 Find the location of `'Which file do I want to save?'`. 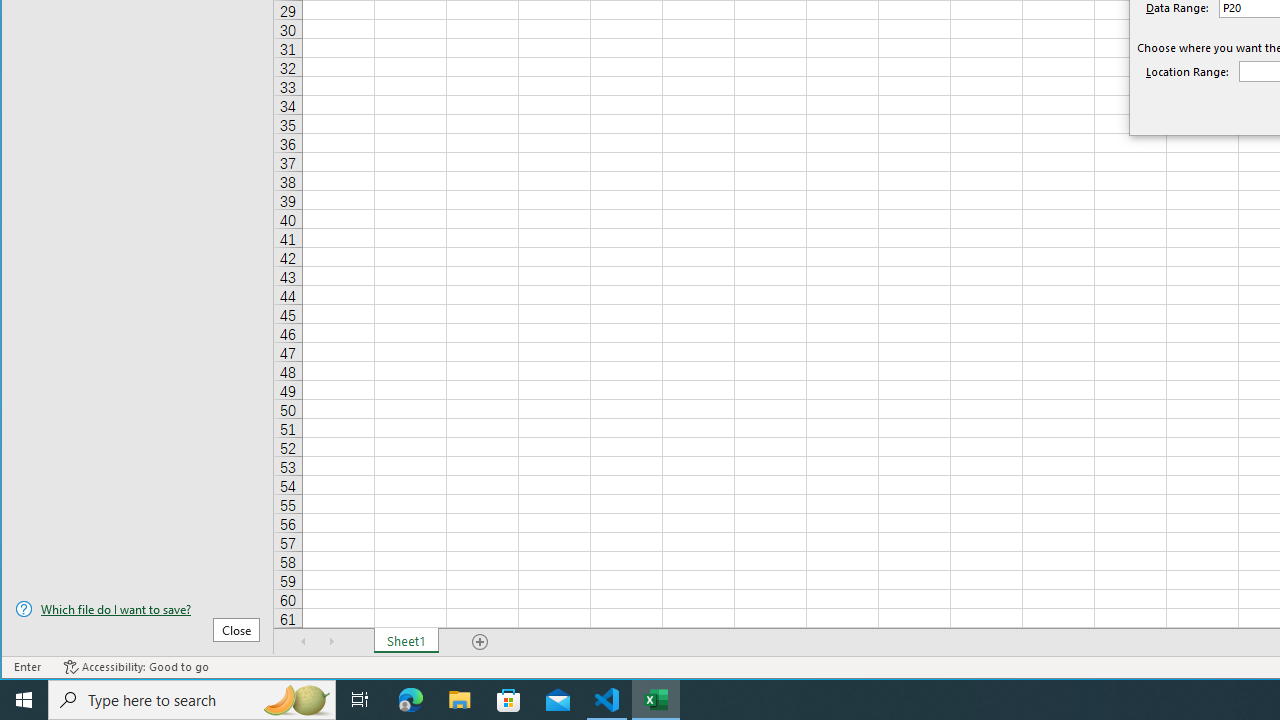

'Which file do I want to save?' is located at coordinates (136, 608).